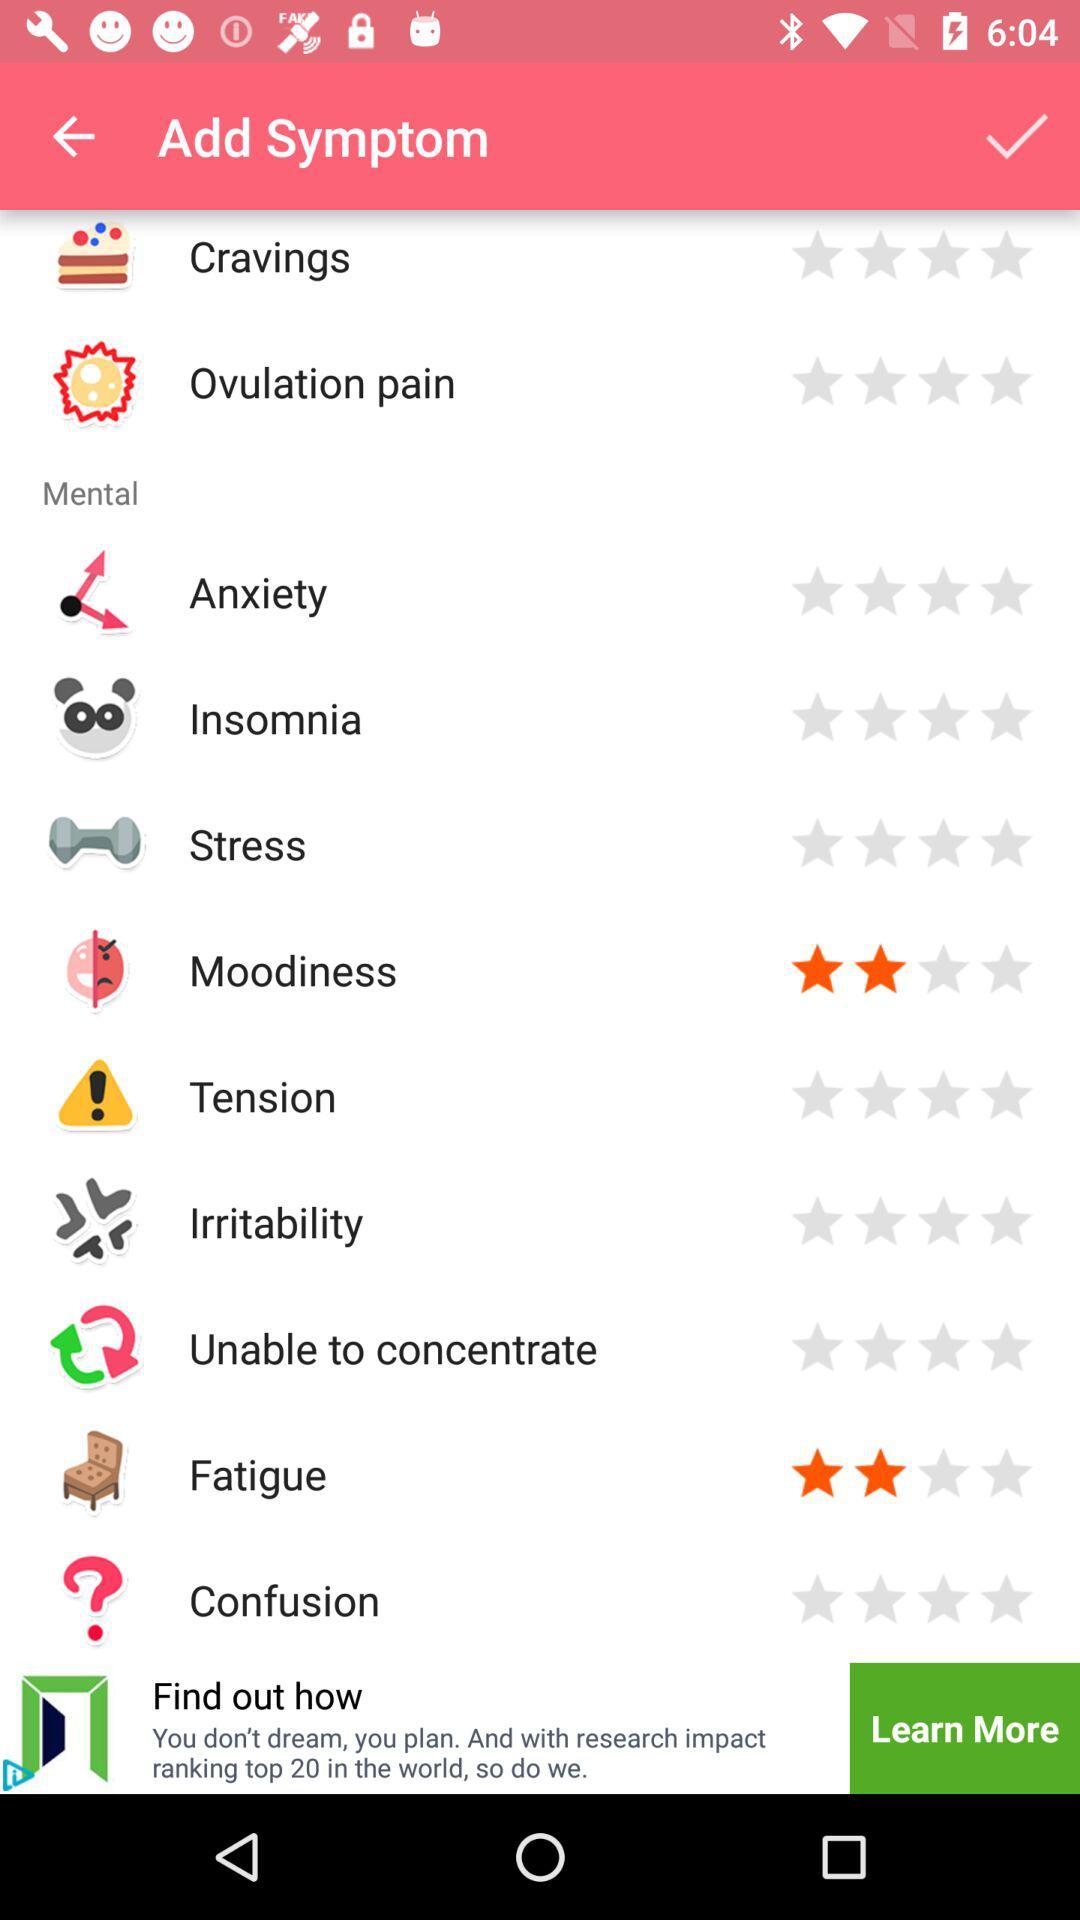 The height and width of the screenshot is (1920, 1080). Describe the element at coordinates (1006, 1347) in the screenshot. I see `rate 4 stars` at that location.